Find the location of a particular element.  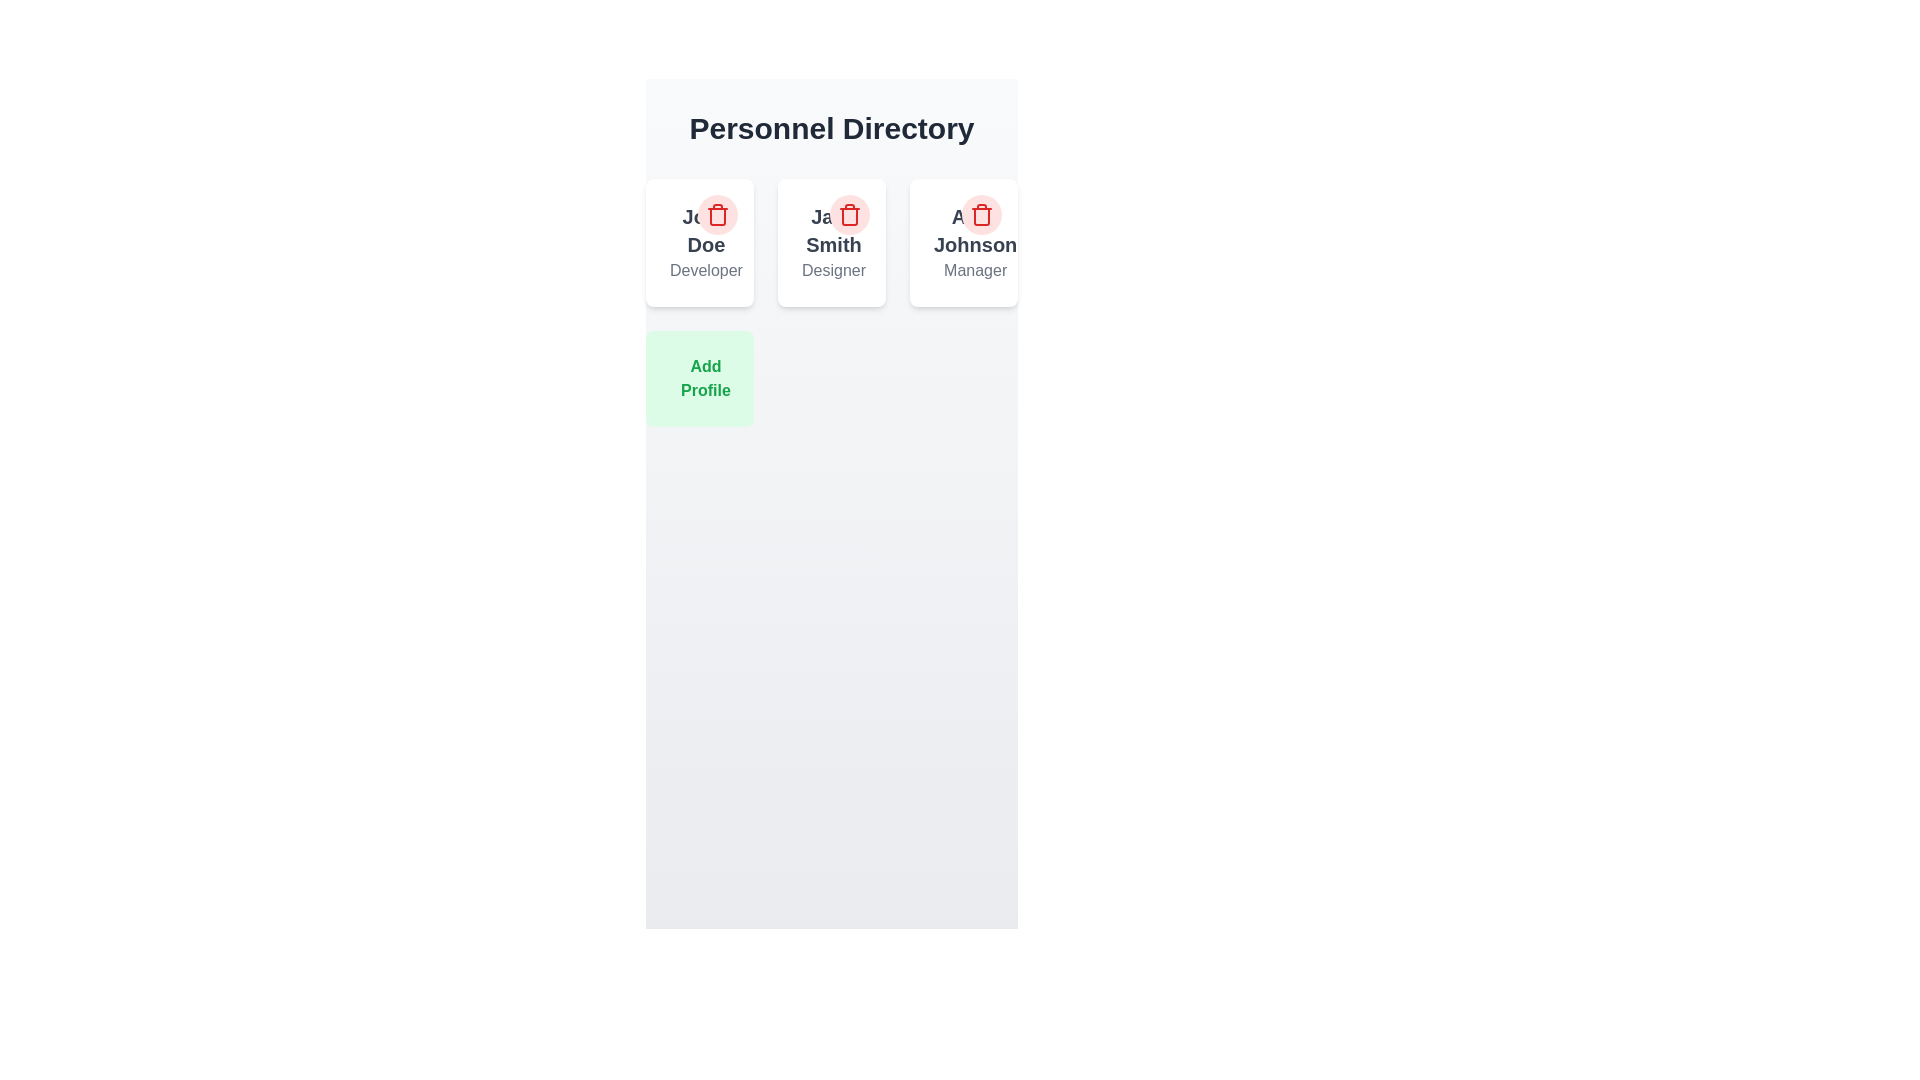

text label displaying 'Designer' that is centrally aligned below the name 'Jane Smith' within the card layout is located at coordinates (834, 270).